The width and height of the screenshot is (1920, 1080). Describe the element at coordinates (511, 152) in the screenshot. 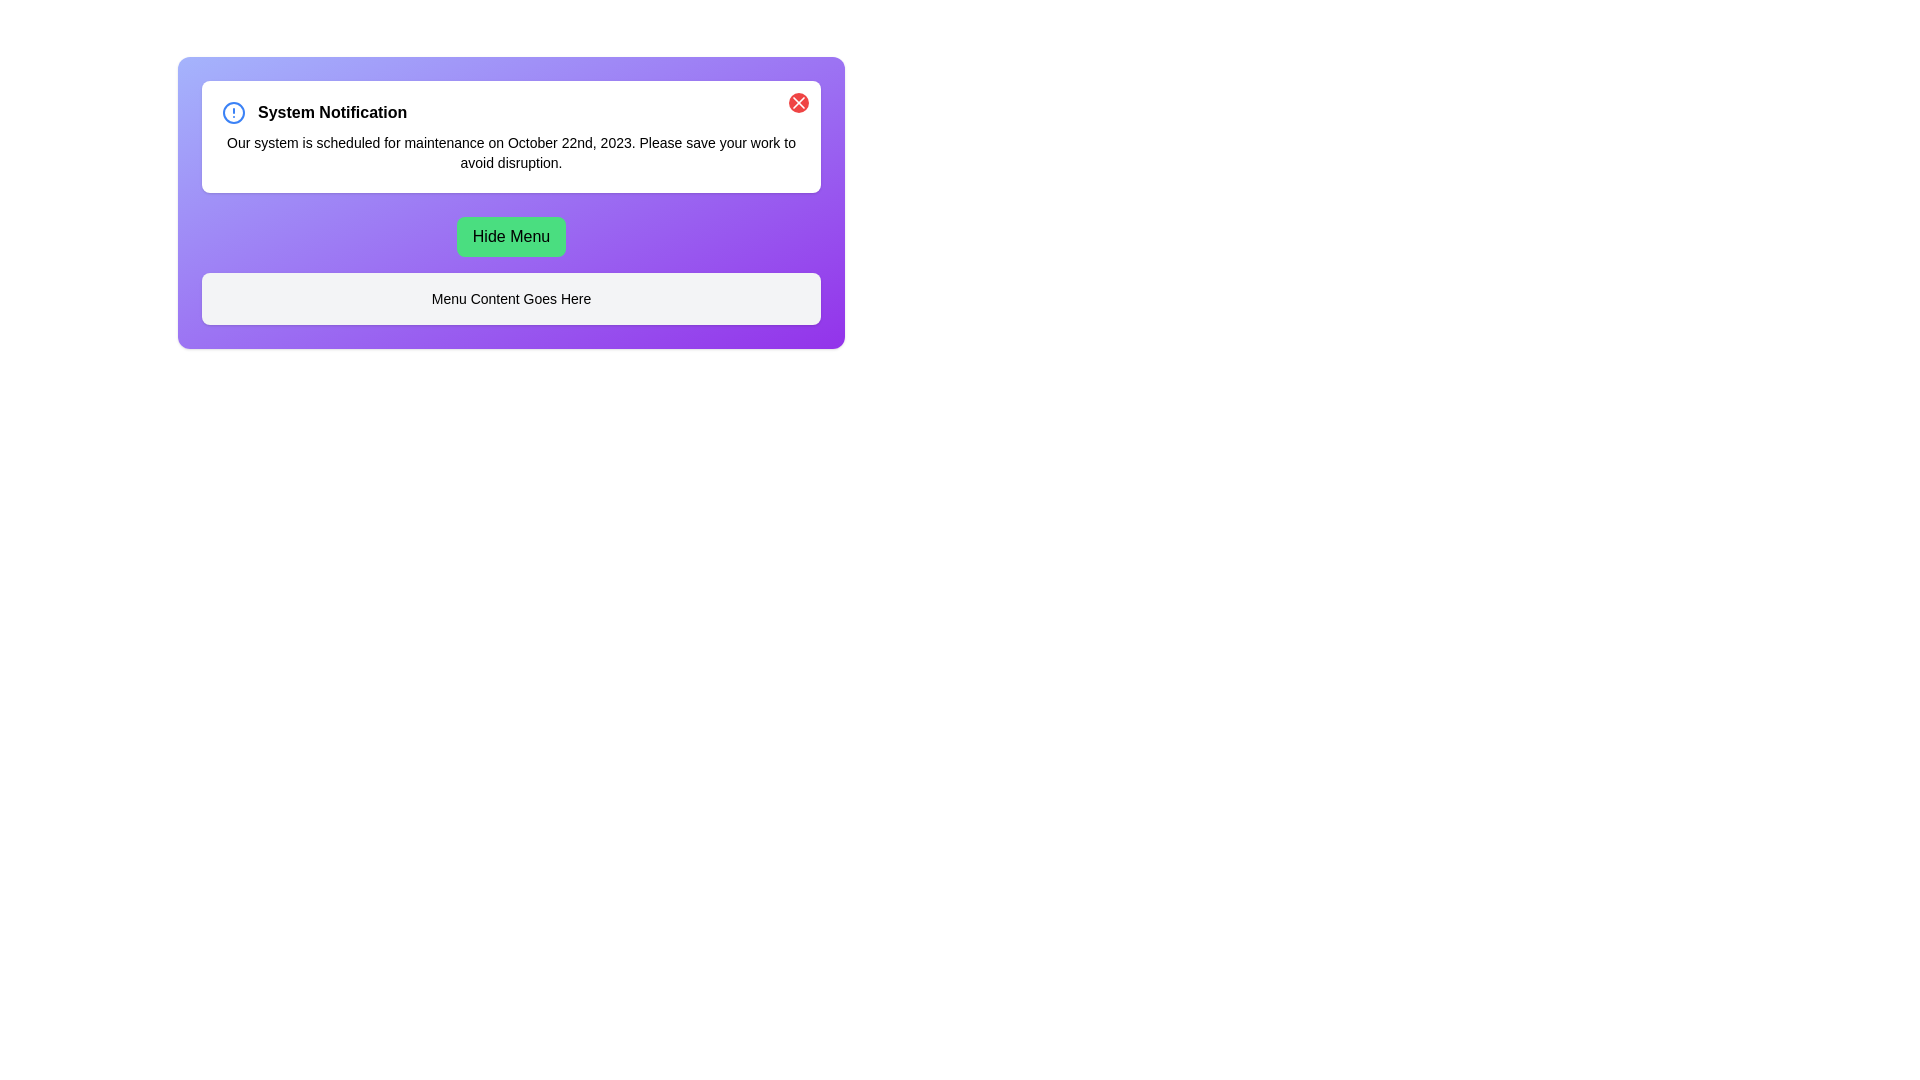

I see `the text area of the notification to enable text selection` at that location.